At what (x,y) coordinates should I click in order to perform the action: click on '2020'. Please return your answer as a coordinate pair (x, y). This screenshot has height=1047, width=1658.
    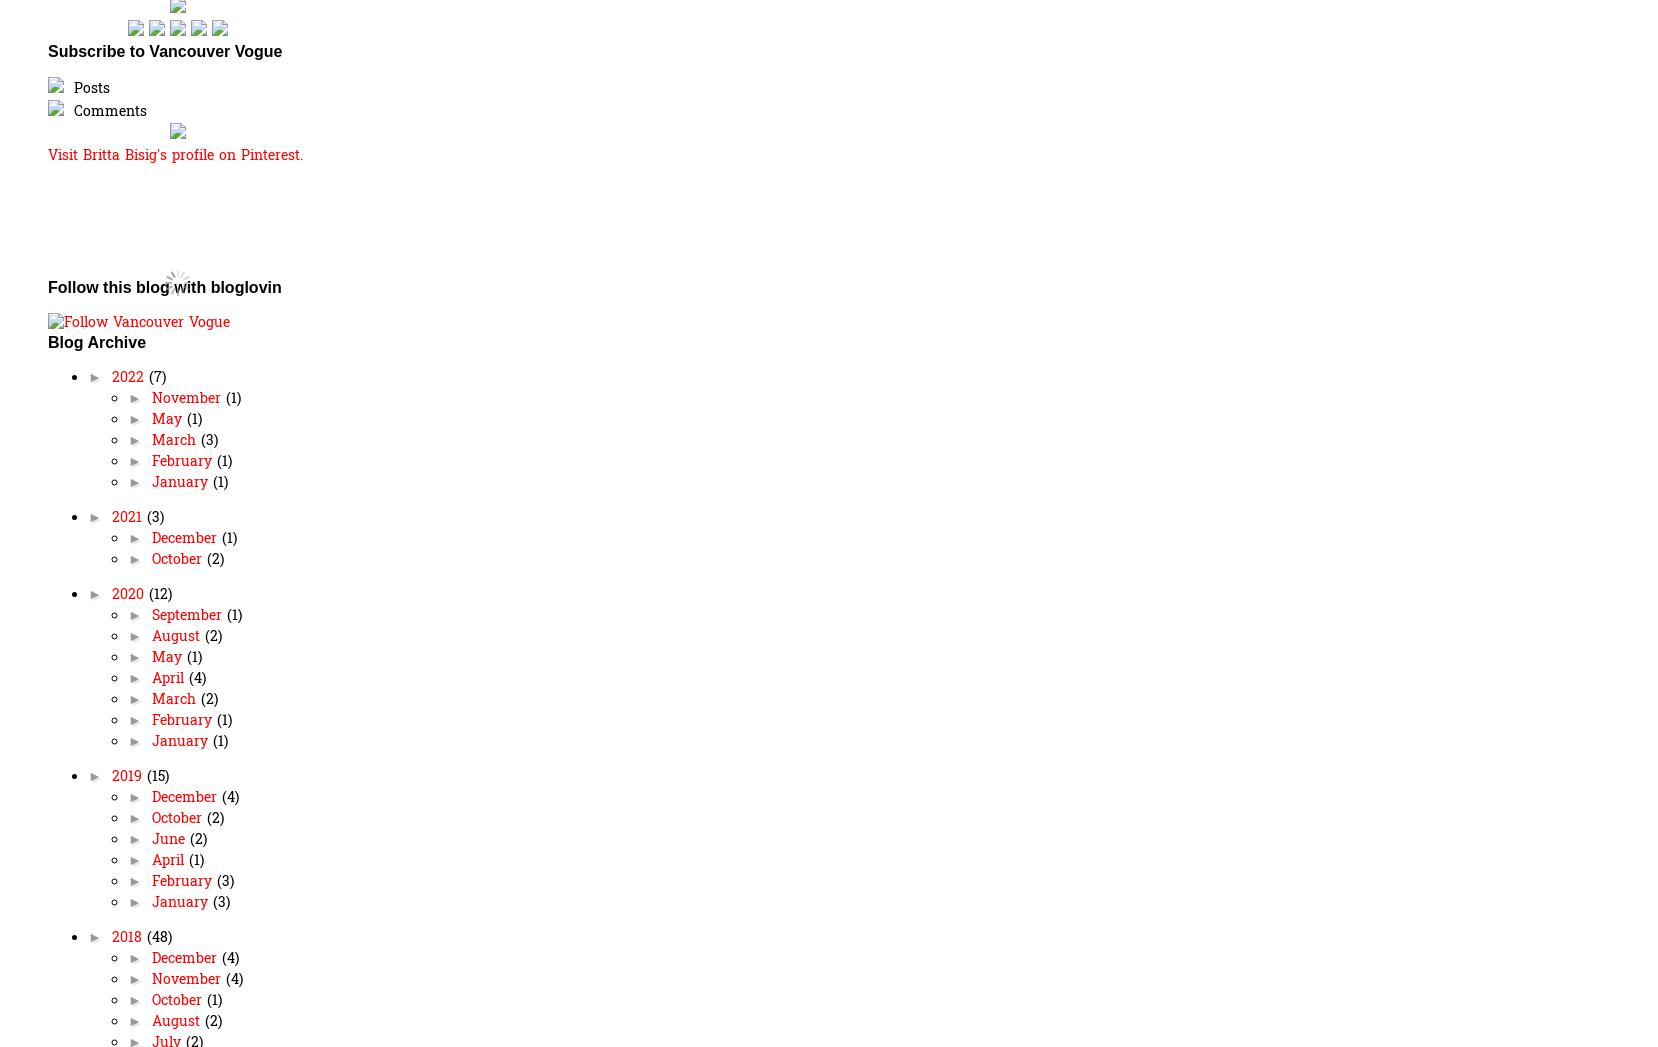
    Looking at the image, I should click on (128, 593).